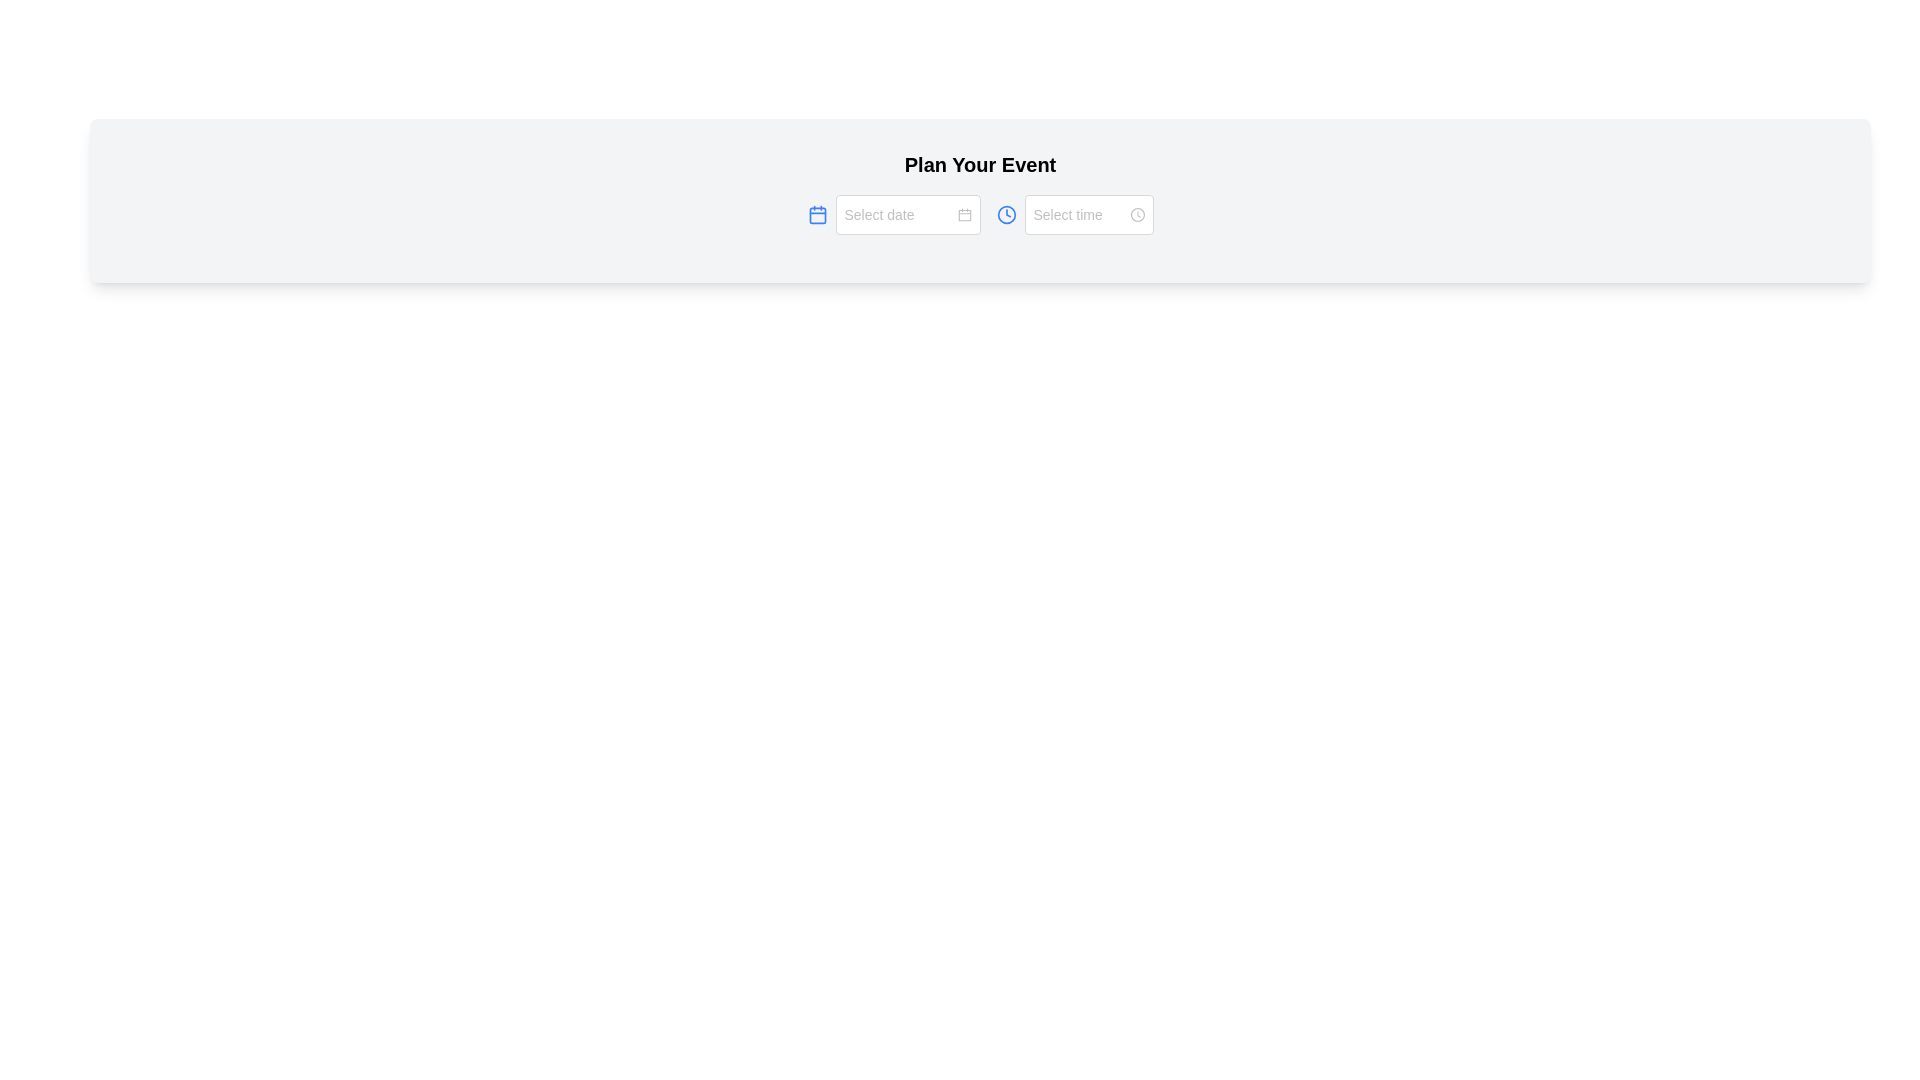  Describe the element at coordinates (817, 215) in the screenshot. I see `the calendar icon with a blue outline, positioned to the left of the 'Select date' input field` at that location.